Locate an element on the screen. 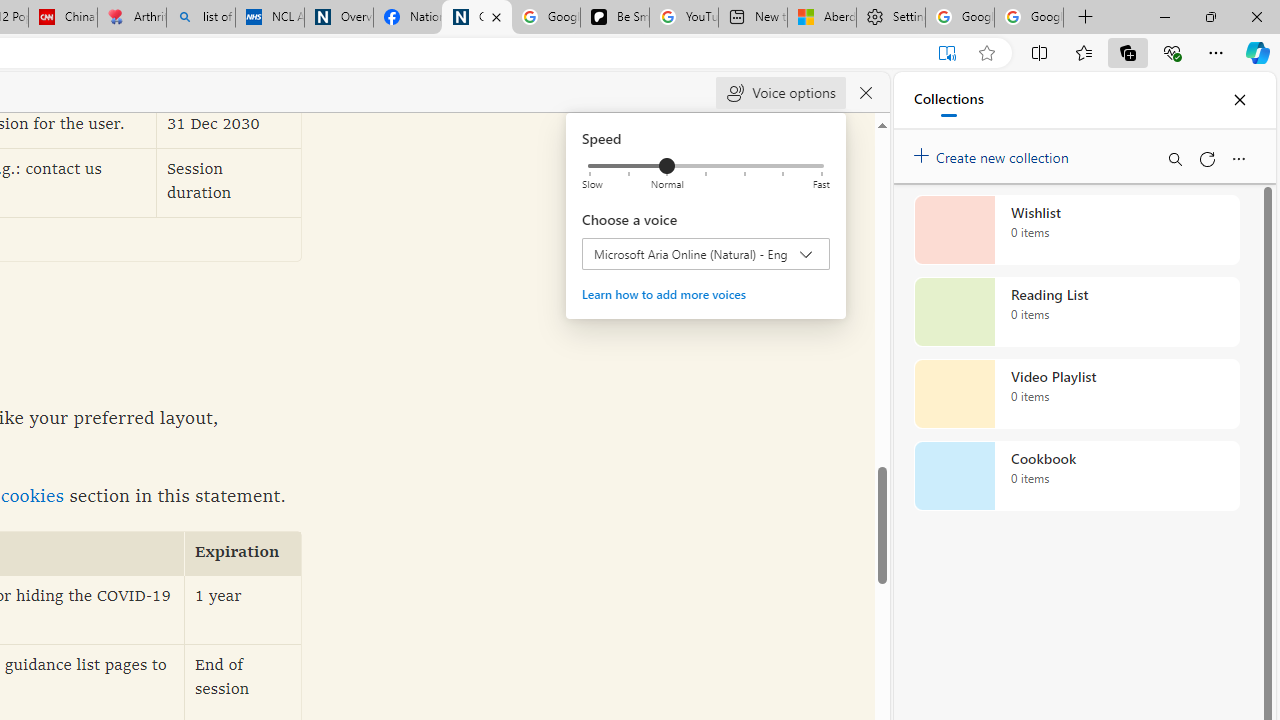 This screenshot has height=720, width=1280. 'Reading List collection, 0 items' is located at coordinates (1076, 312).